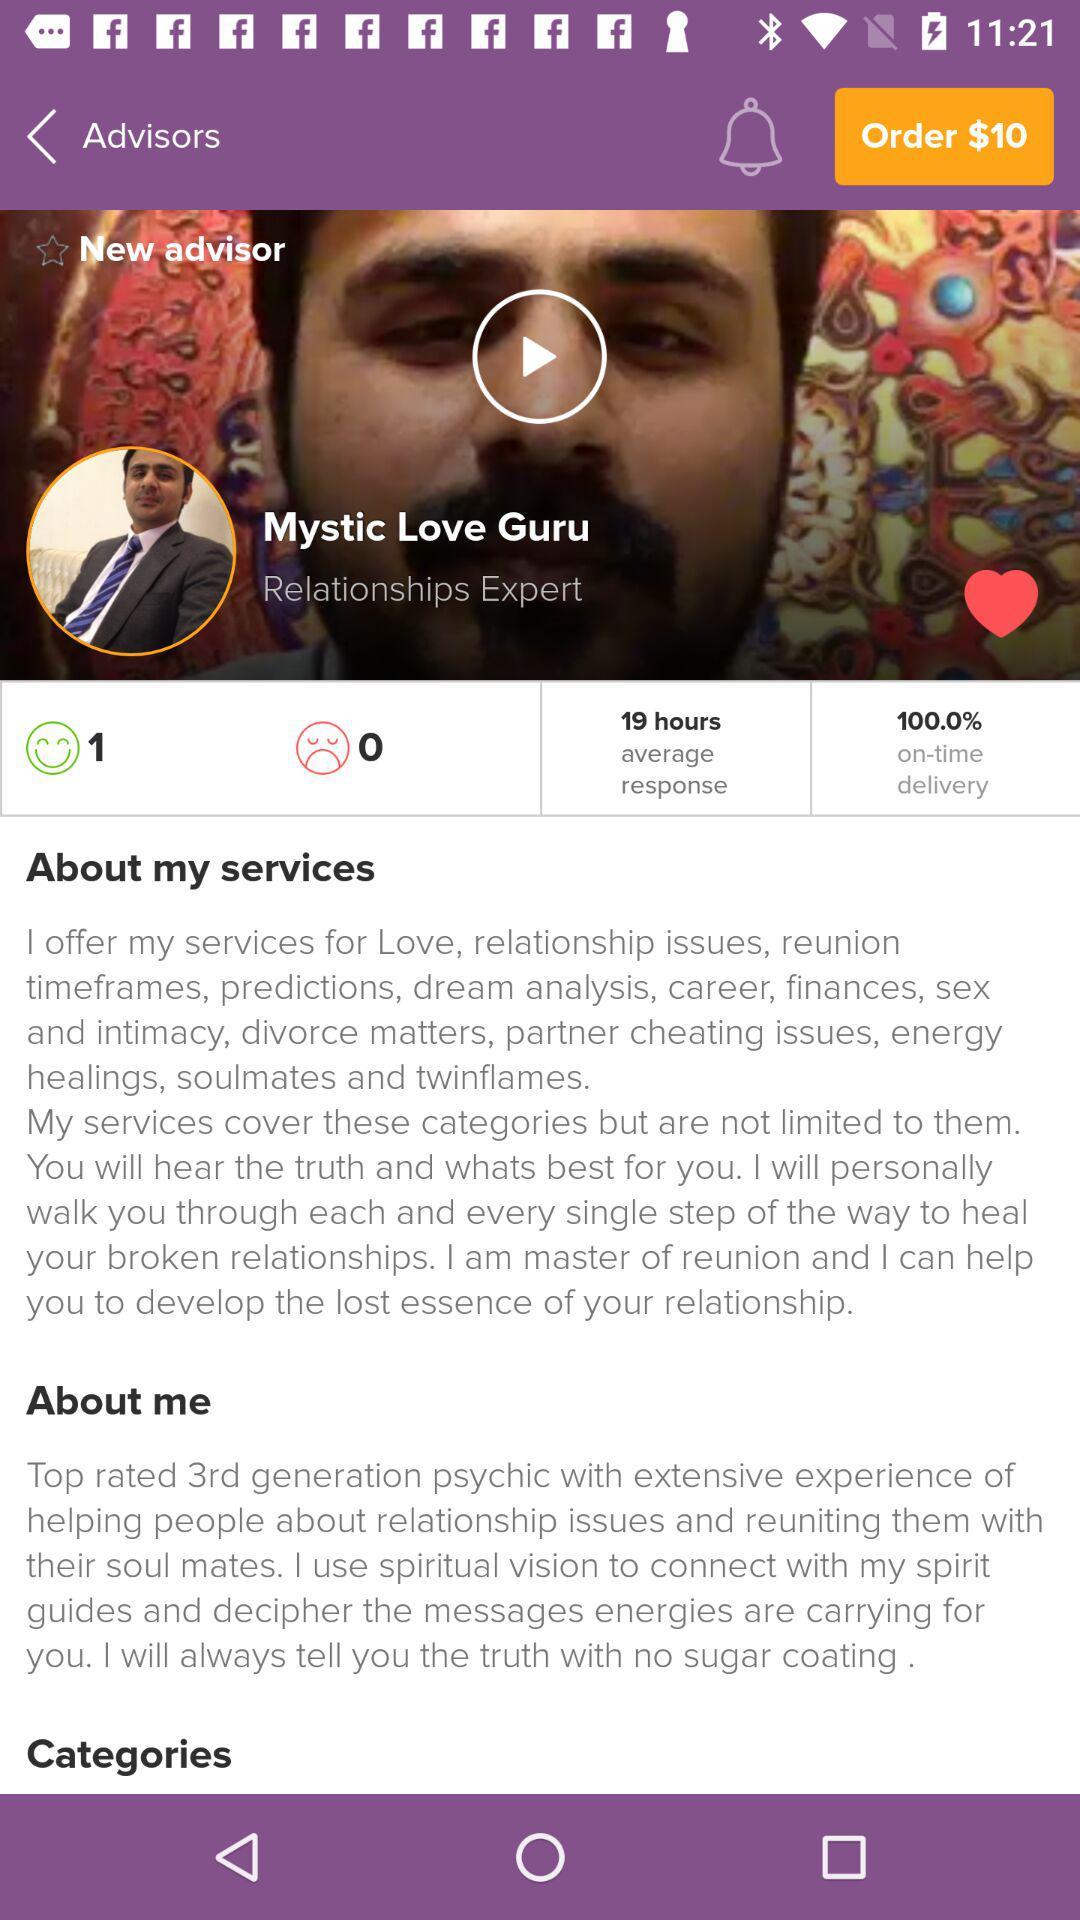 The image size is (1080, 1920). What do you see at coordinates (538, 356) in the screenshot?
I see `the video` at bounding box center [538, 356].